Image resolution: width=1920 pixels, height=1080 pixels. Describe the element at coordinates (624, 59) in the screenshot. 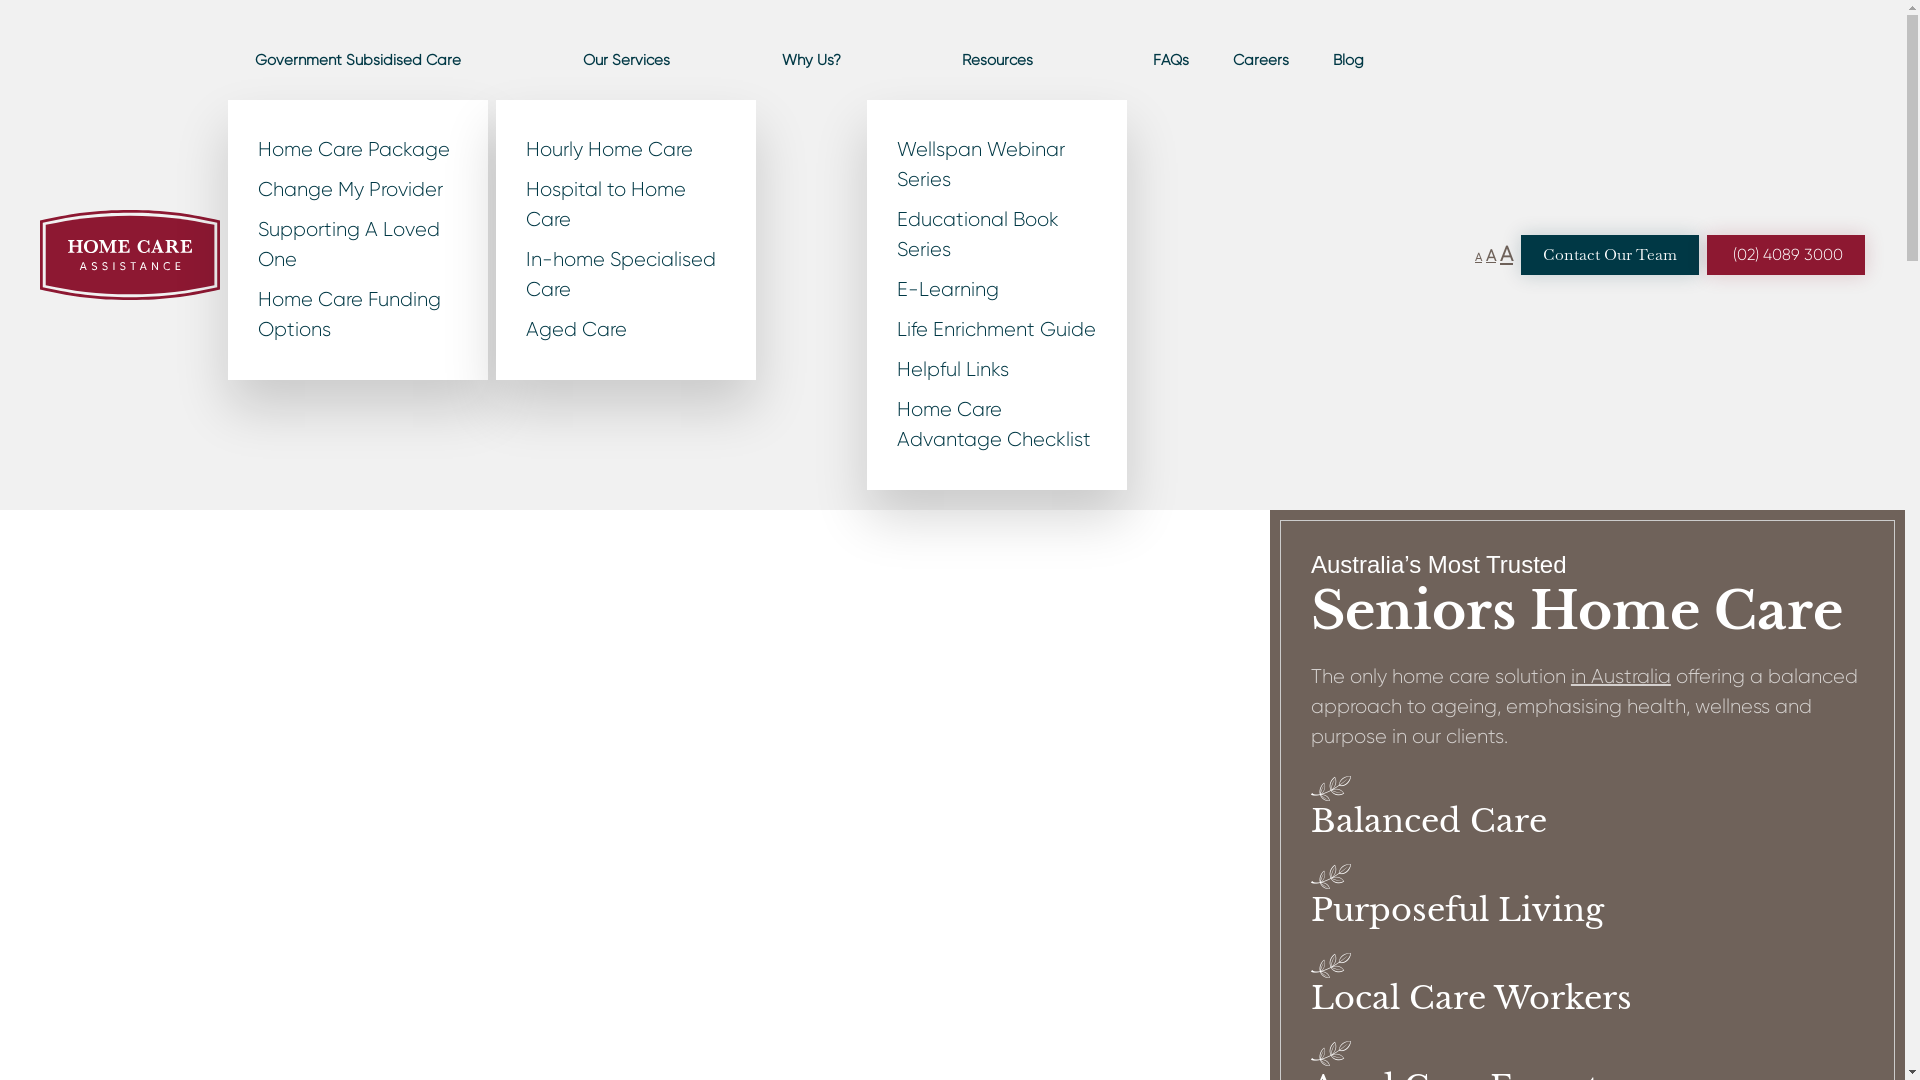

I see `'Our Services'` at that location.